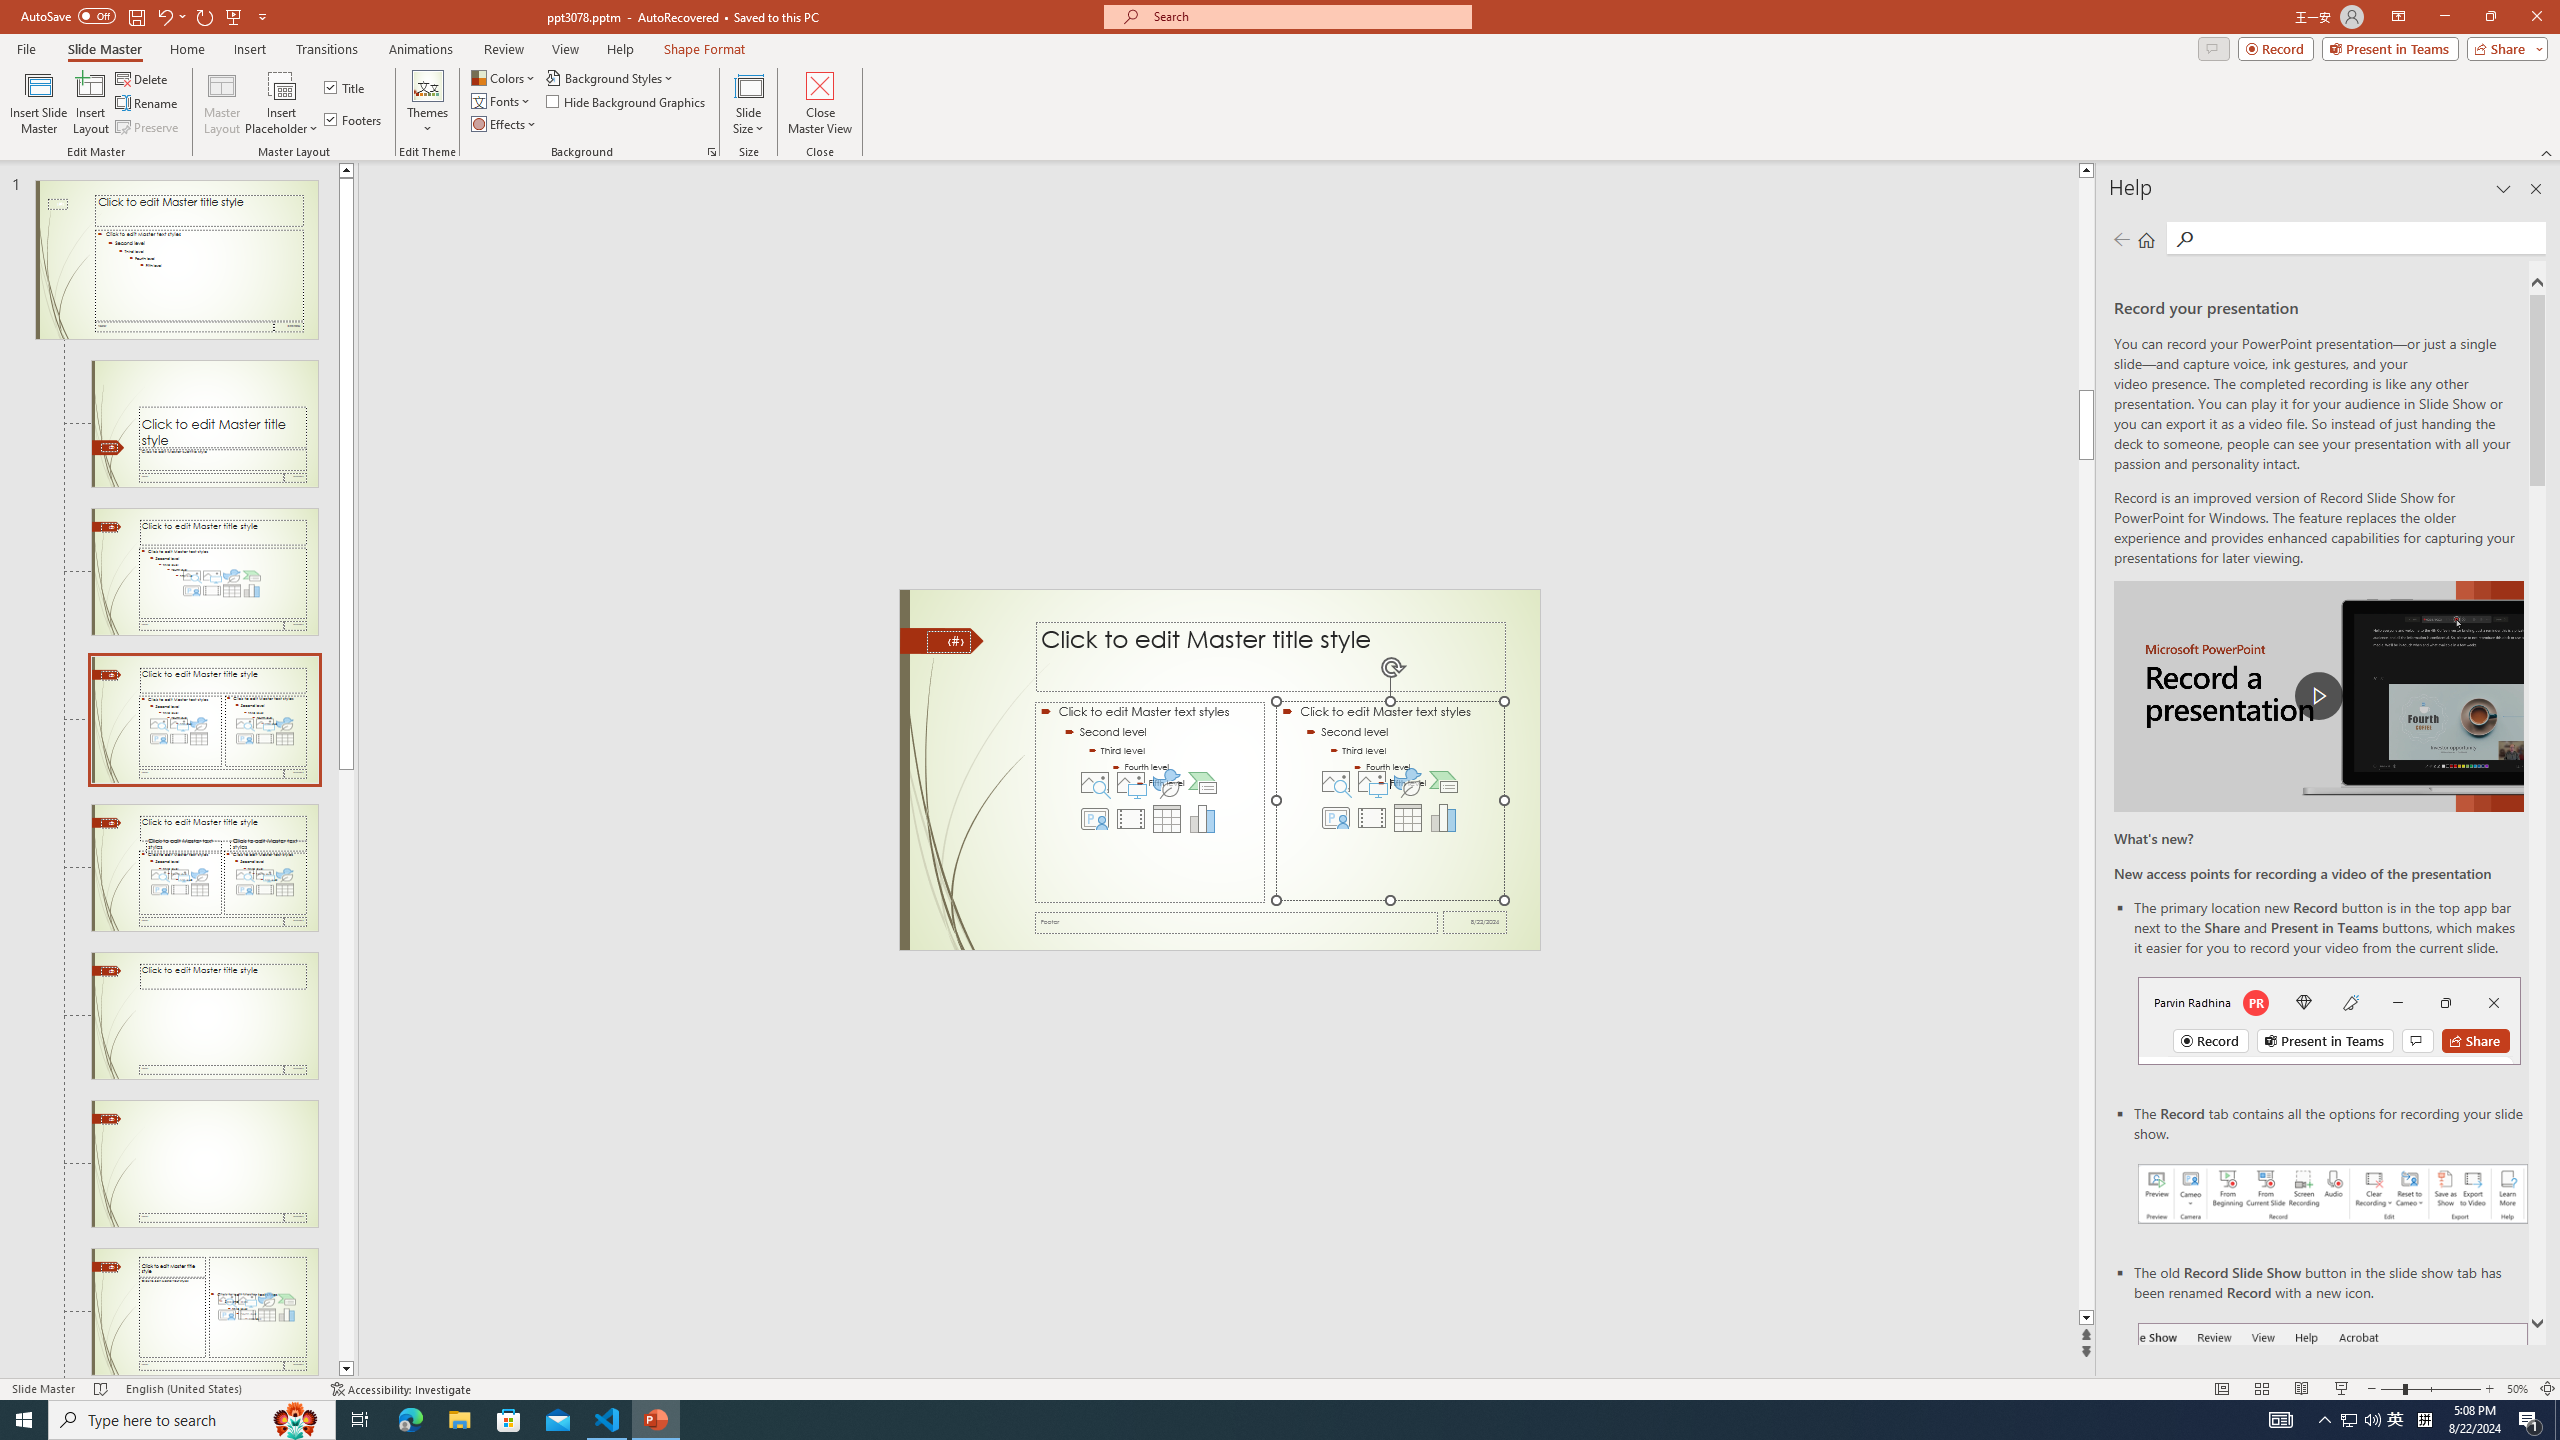 The image size is (2560, 1440). What do you see at coordinates (1407, 816) in the screenshot?
I see `'Insert Table'` at bounding box center [1407, 816].